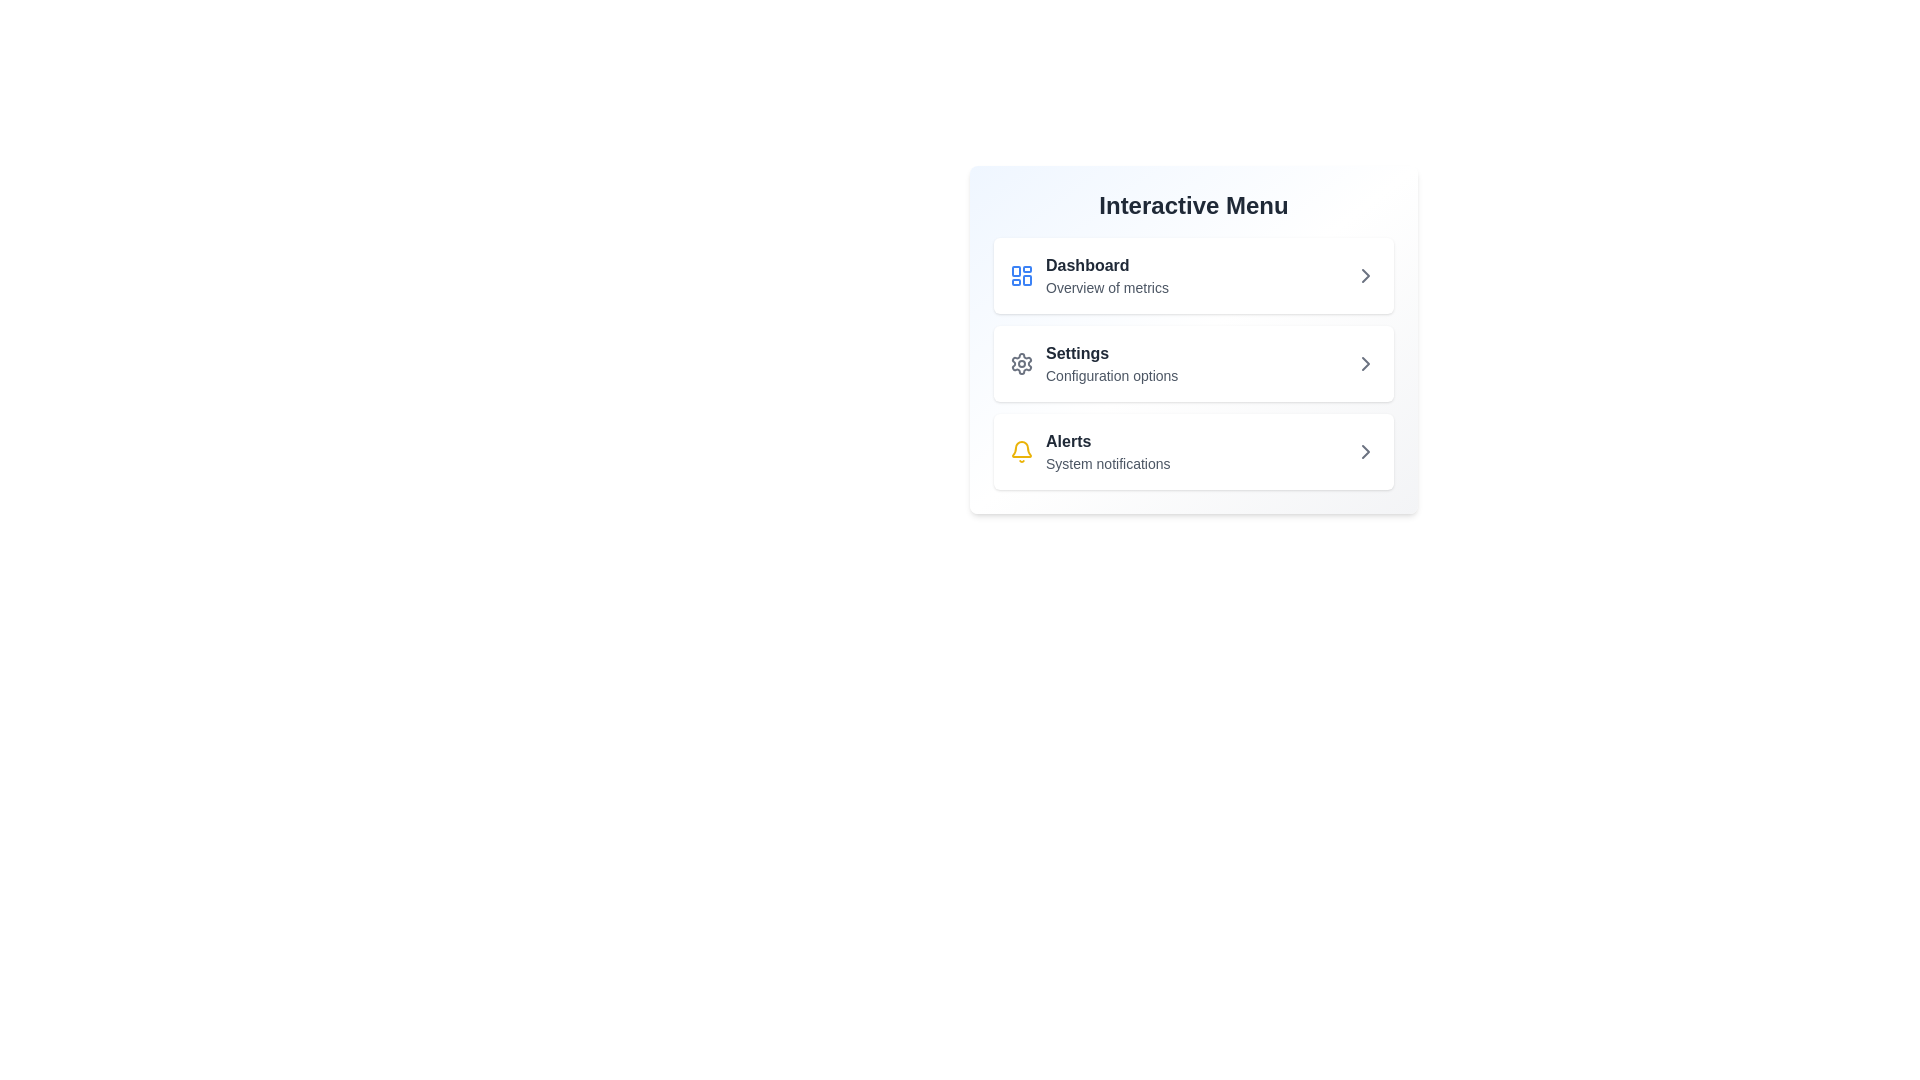 The width and height of the screenshot is (1920, 1080). I want to click on the second item in the vertical list titled 'Interactive Menu', so click(1194, 363).